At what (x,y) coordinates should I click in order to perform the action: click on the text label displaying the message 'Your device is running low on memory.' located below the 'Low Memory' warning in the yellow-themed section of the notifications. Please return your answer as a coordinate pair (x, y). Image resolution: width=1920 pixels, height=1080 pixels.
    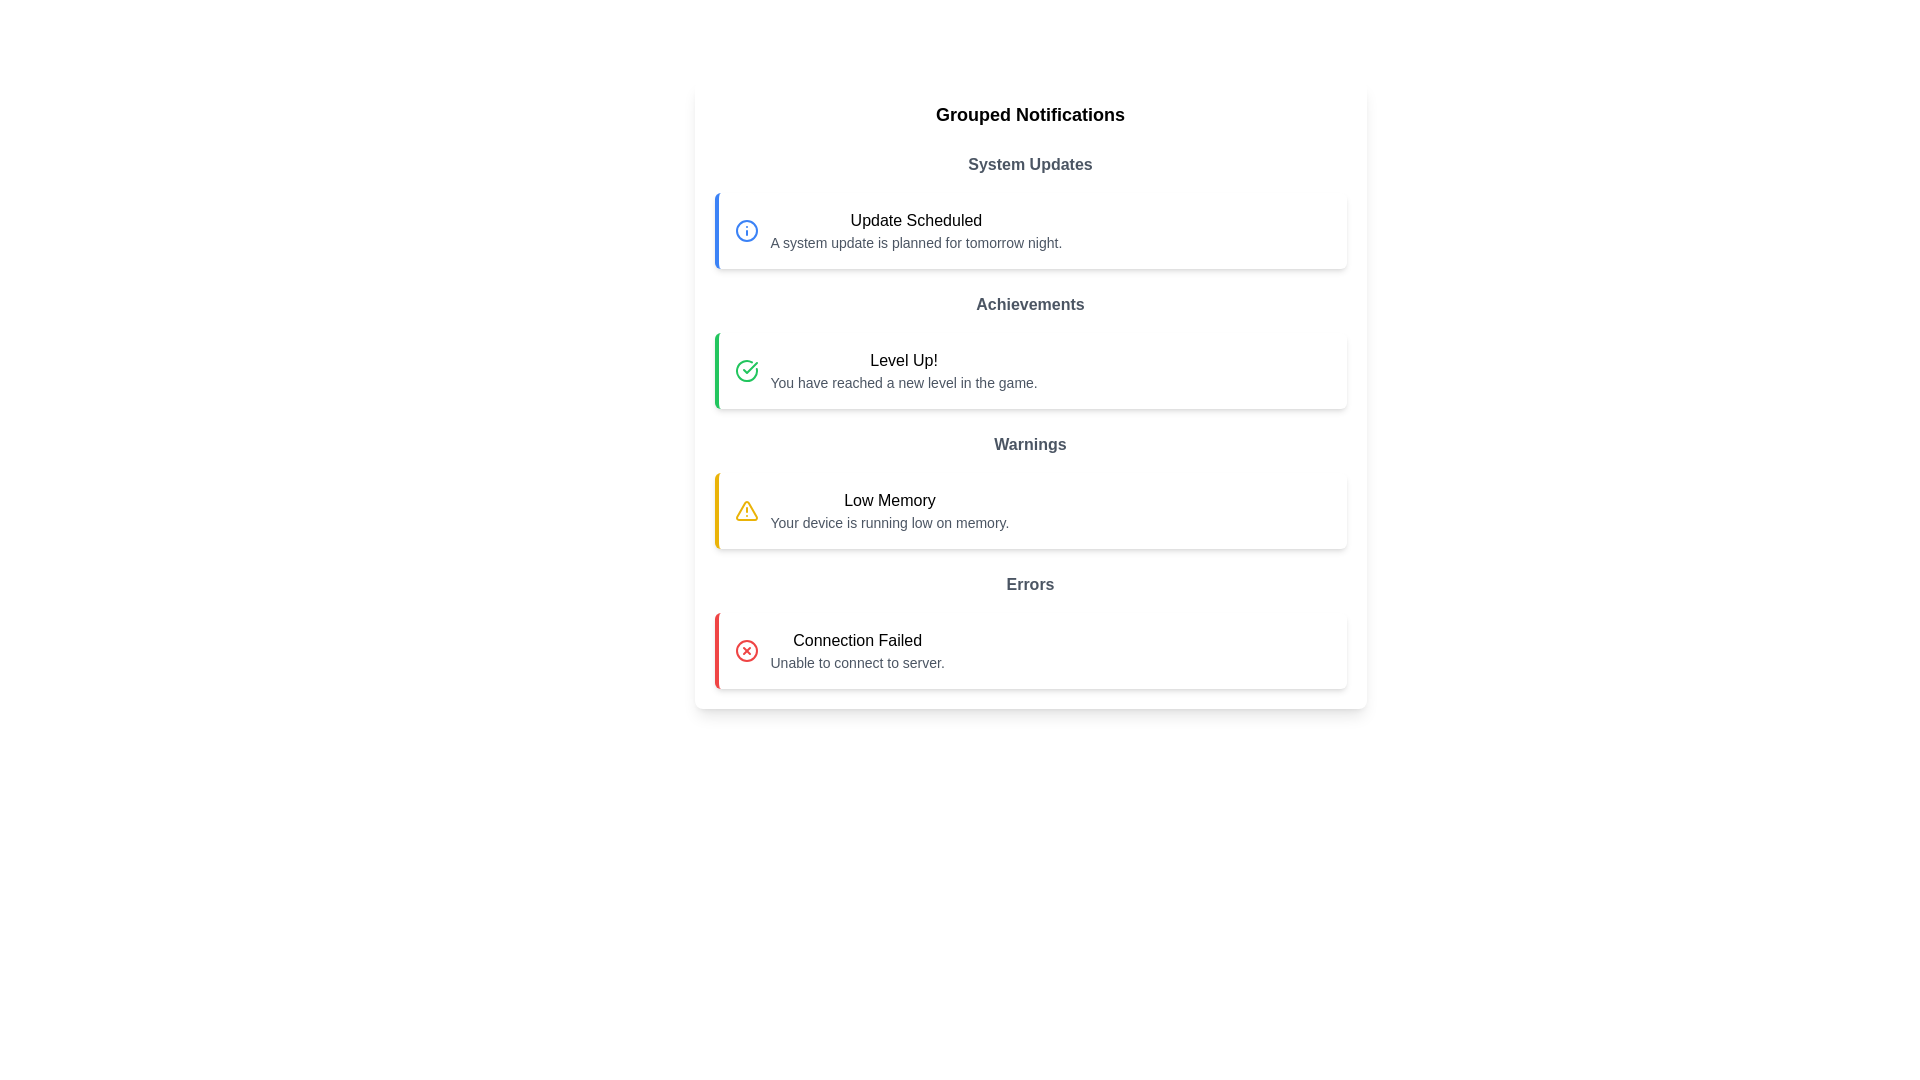
    Looking at the image, I should click on (888, 522).